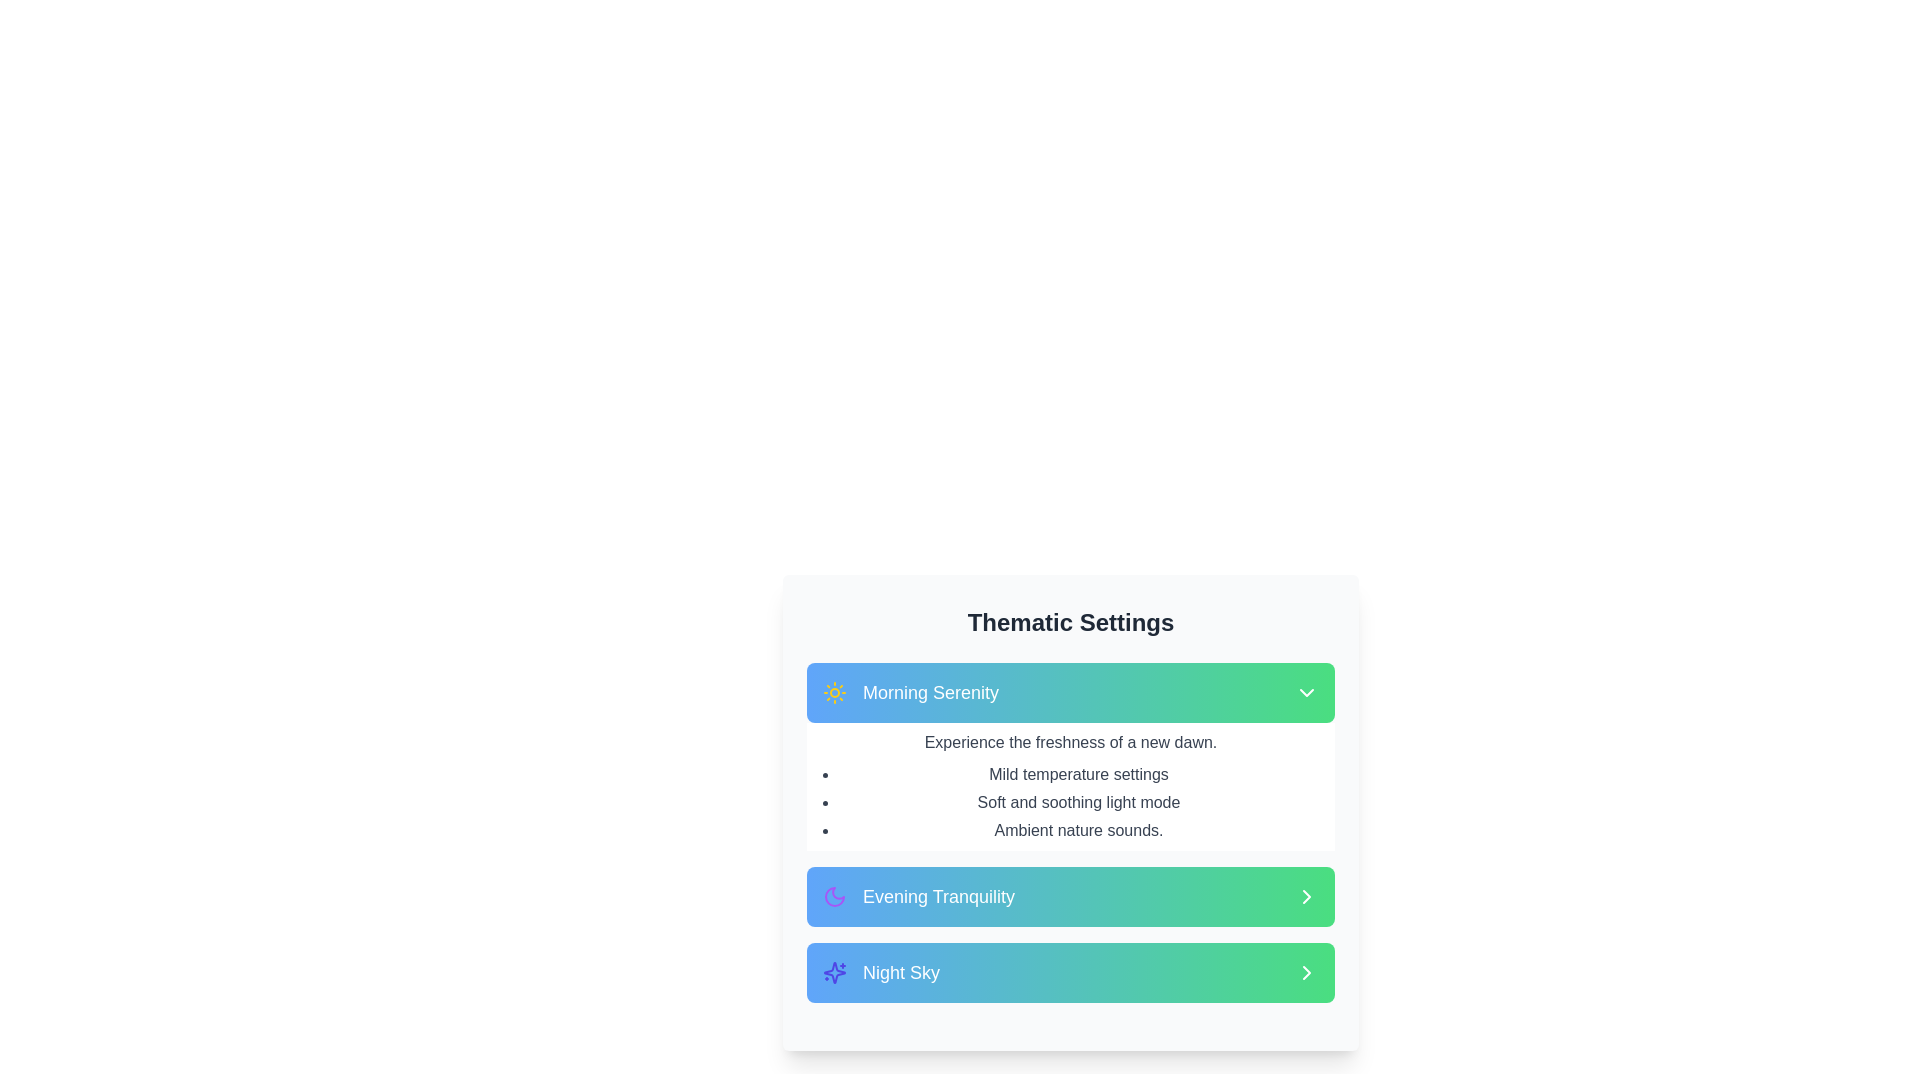 This screenshot has height=1080, width=1920. I want to click on the yellow sun icon located to the left of the 'Morning Serenity' list item, so click(835, 692).